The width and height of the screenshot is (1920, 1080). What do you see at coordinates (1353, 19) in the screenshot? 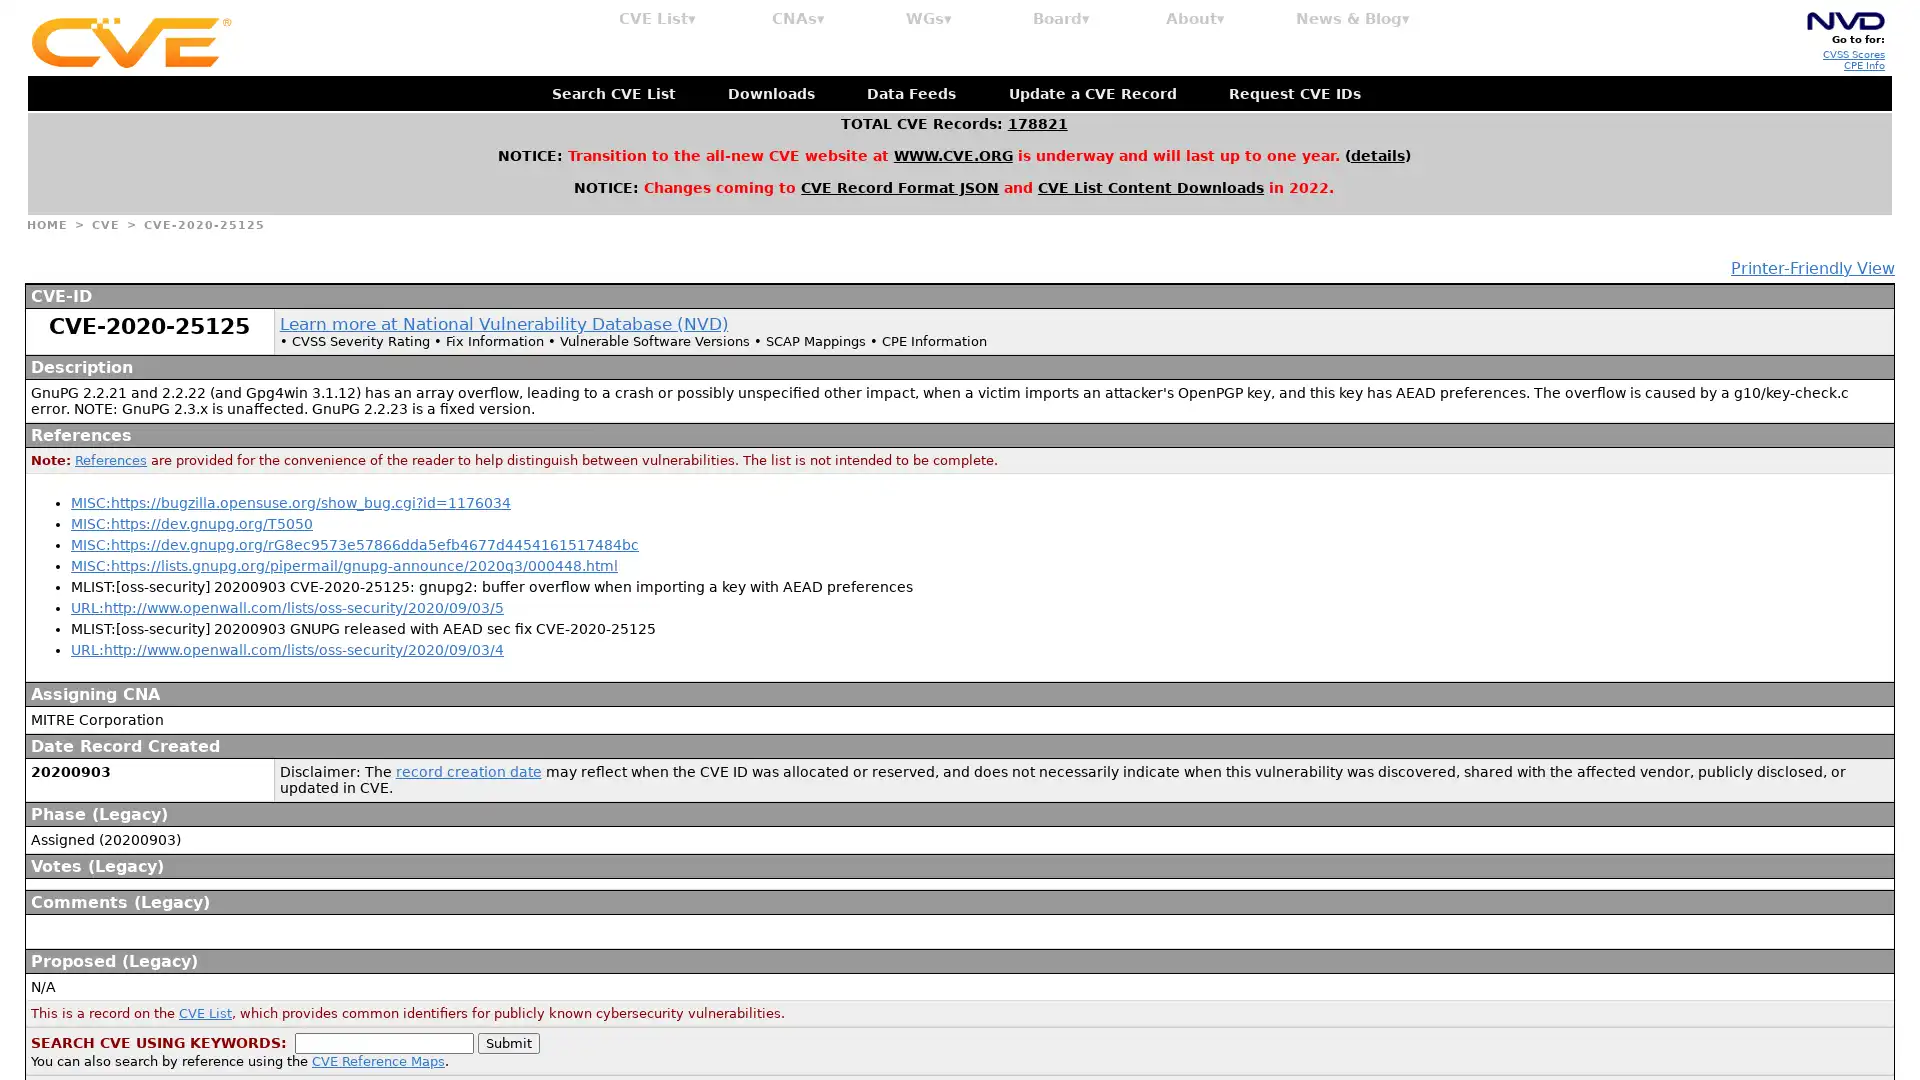
I see `News & Blog` at bounding box center [1353, 19].